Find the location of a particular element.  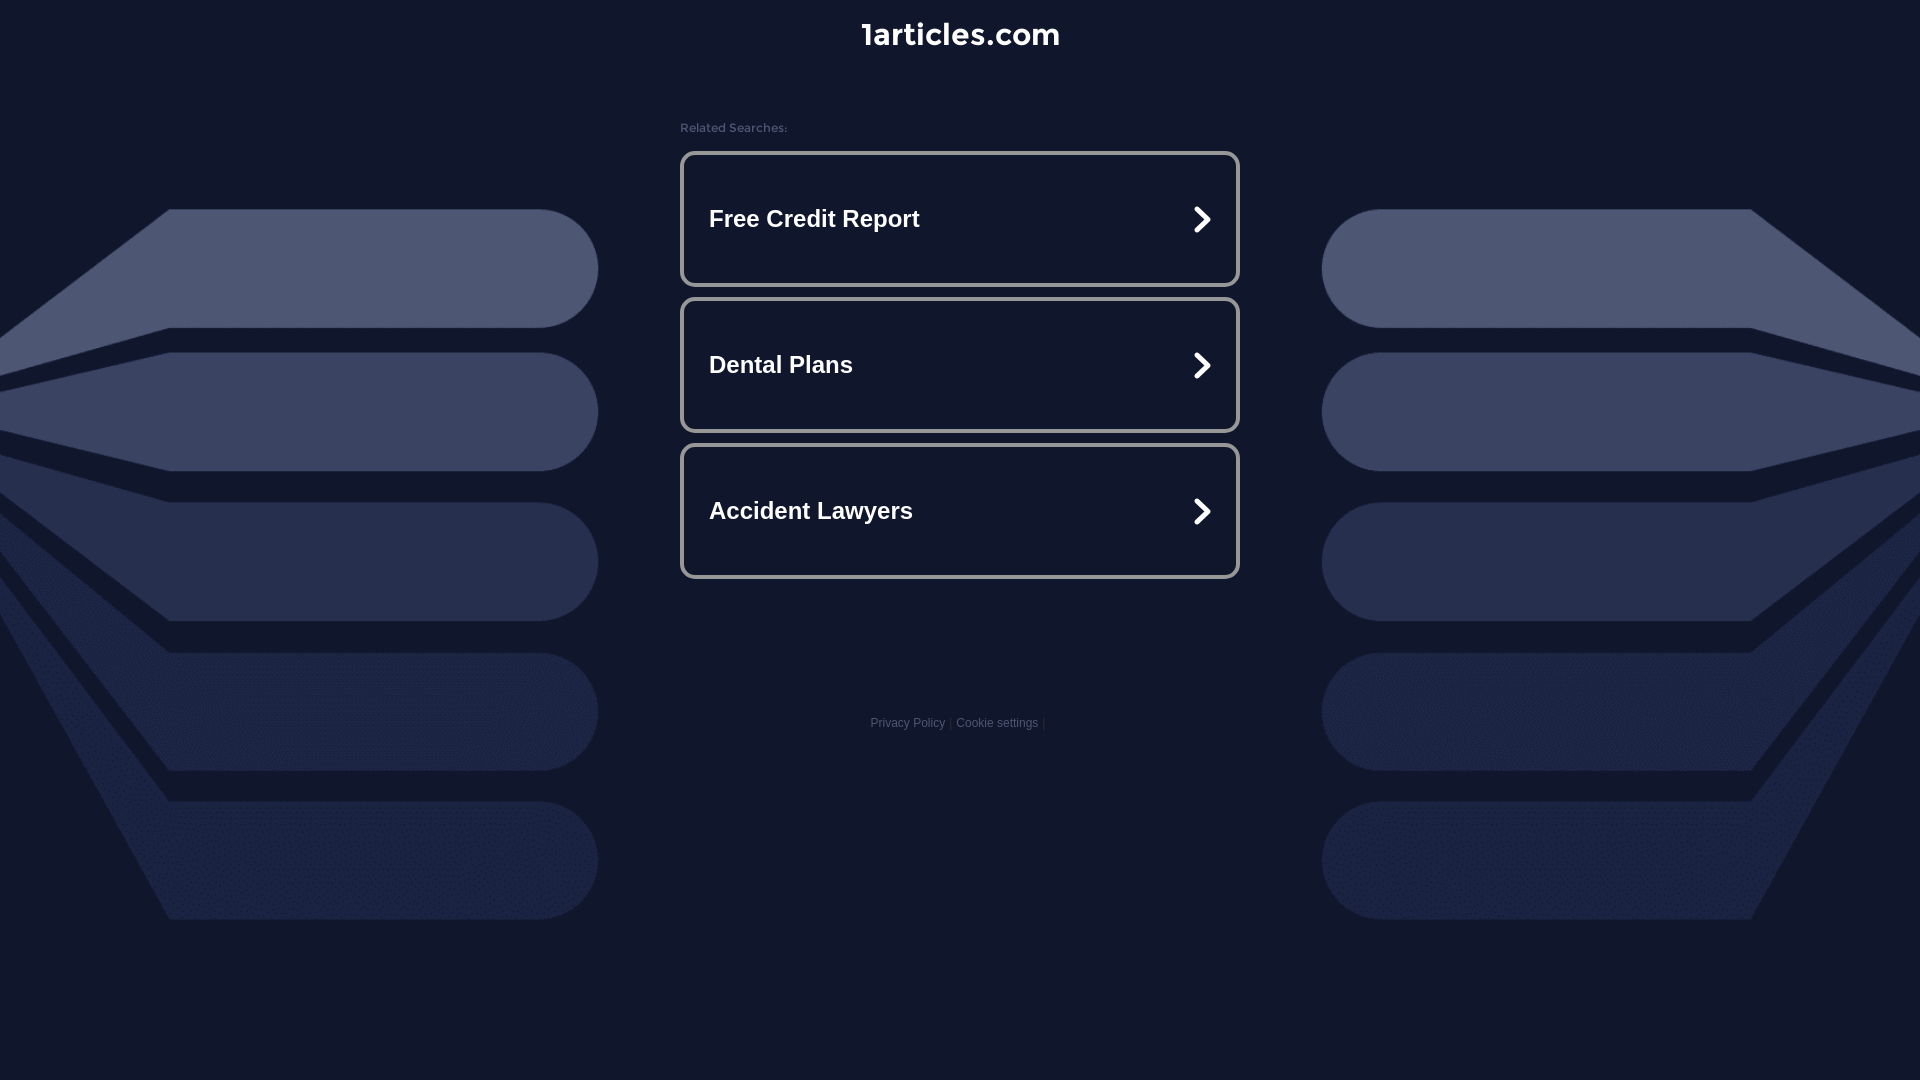

'Dental Plans' is located at coordinates (960, 365).